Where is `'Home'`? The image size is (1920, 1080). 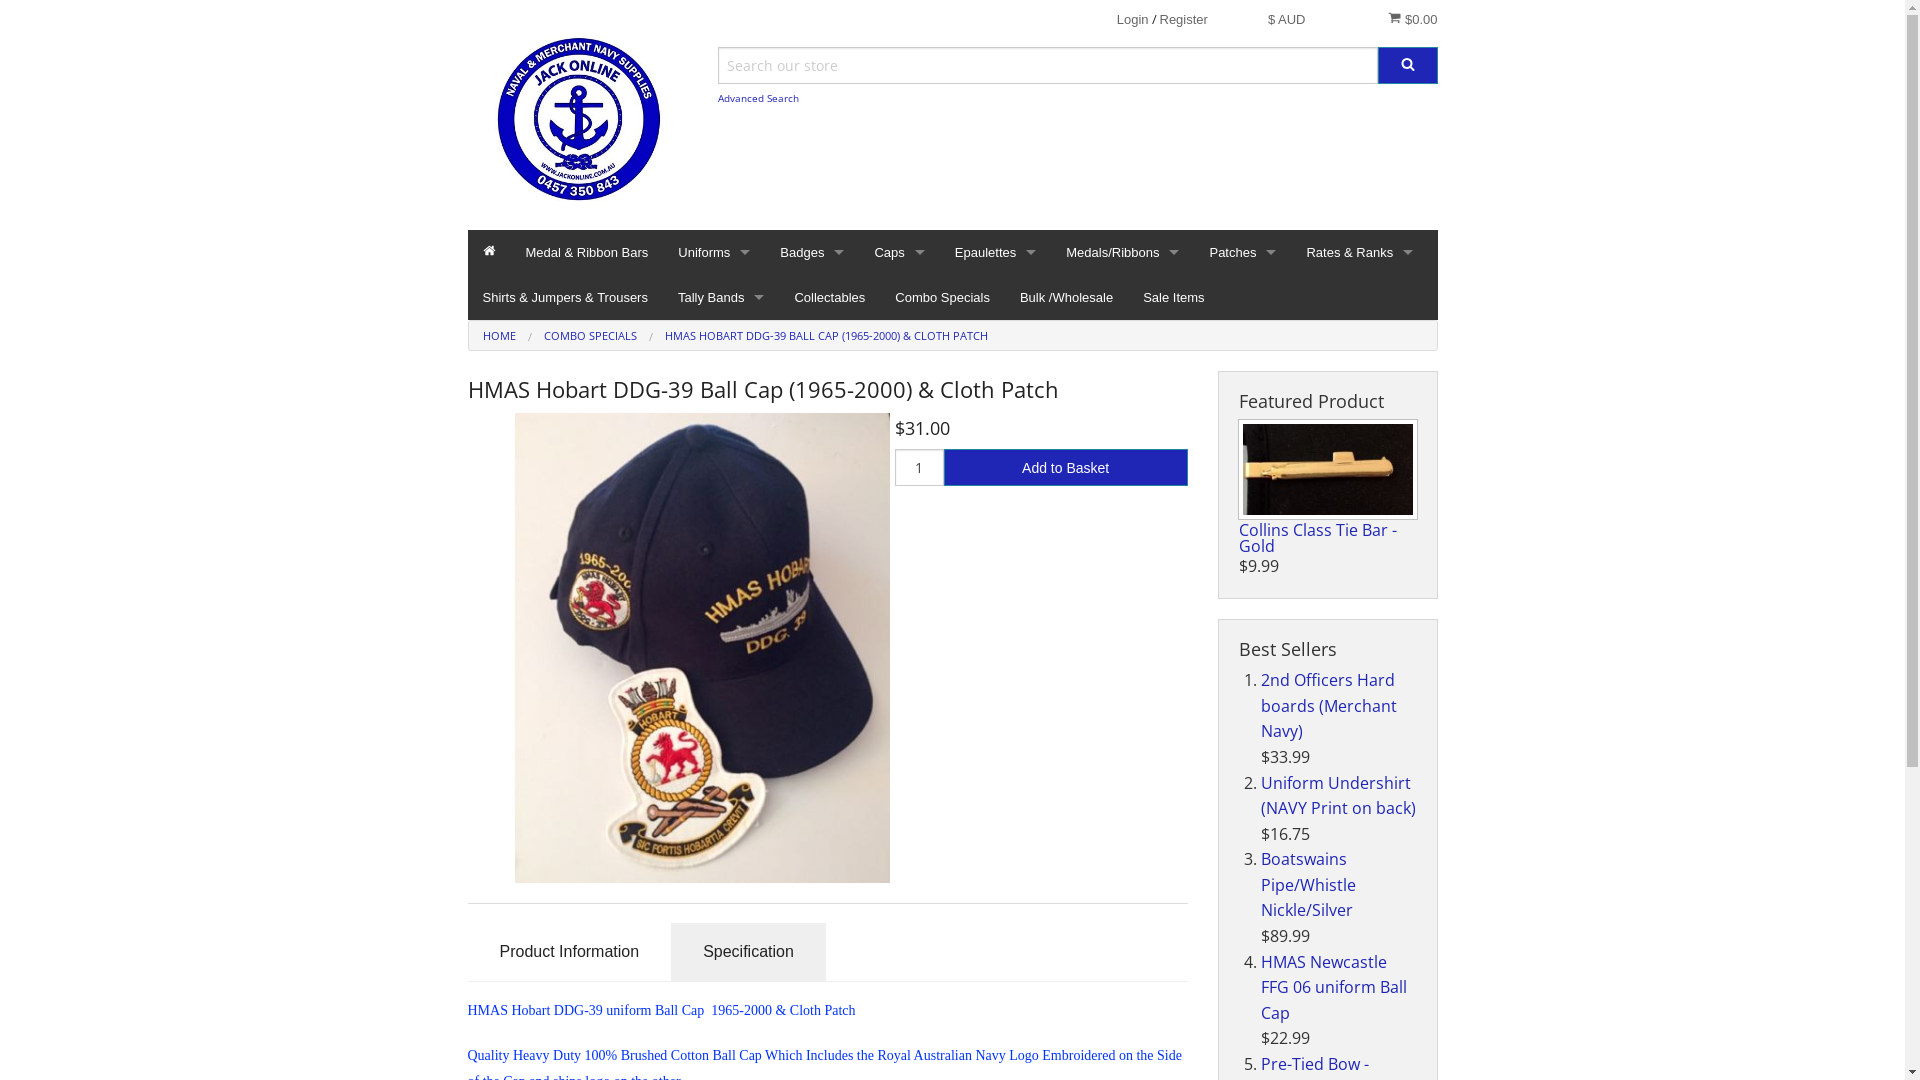 'Home' is located at coordinates (466, 251).